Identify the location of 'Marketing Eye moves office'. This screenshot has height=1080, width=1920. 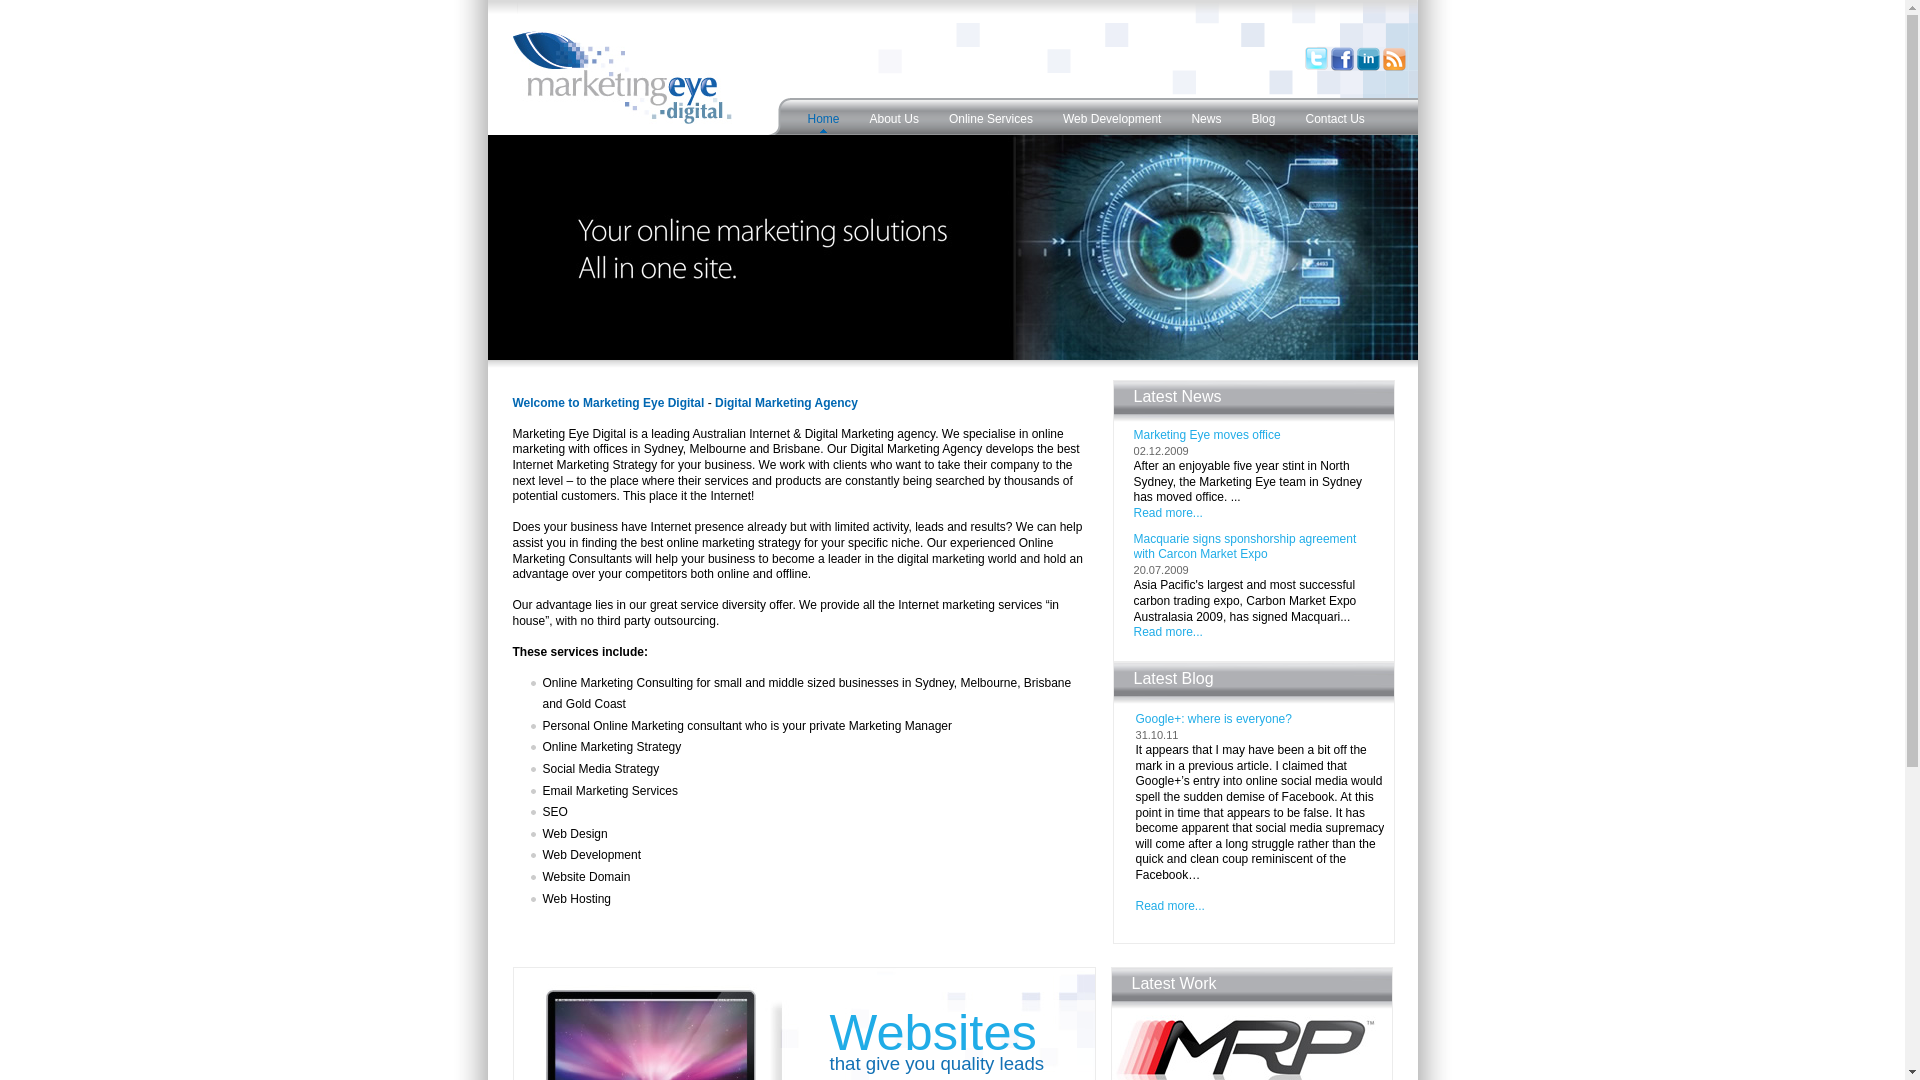
(1206, 434).